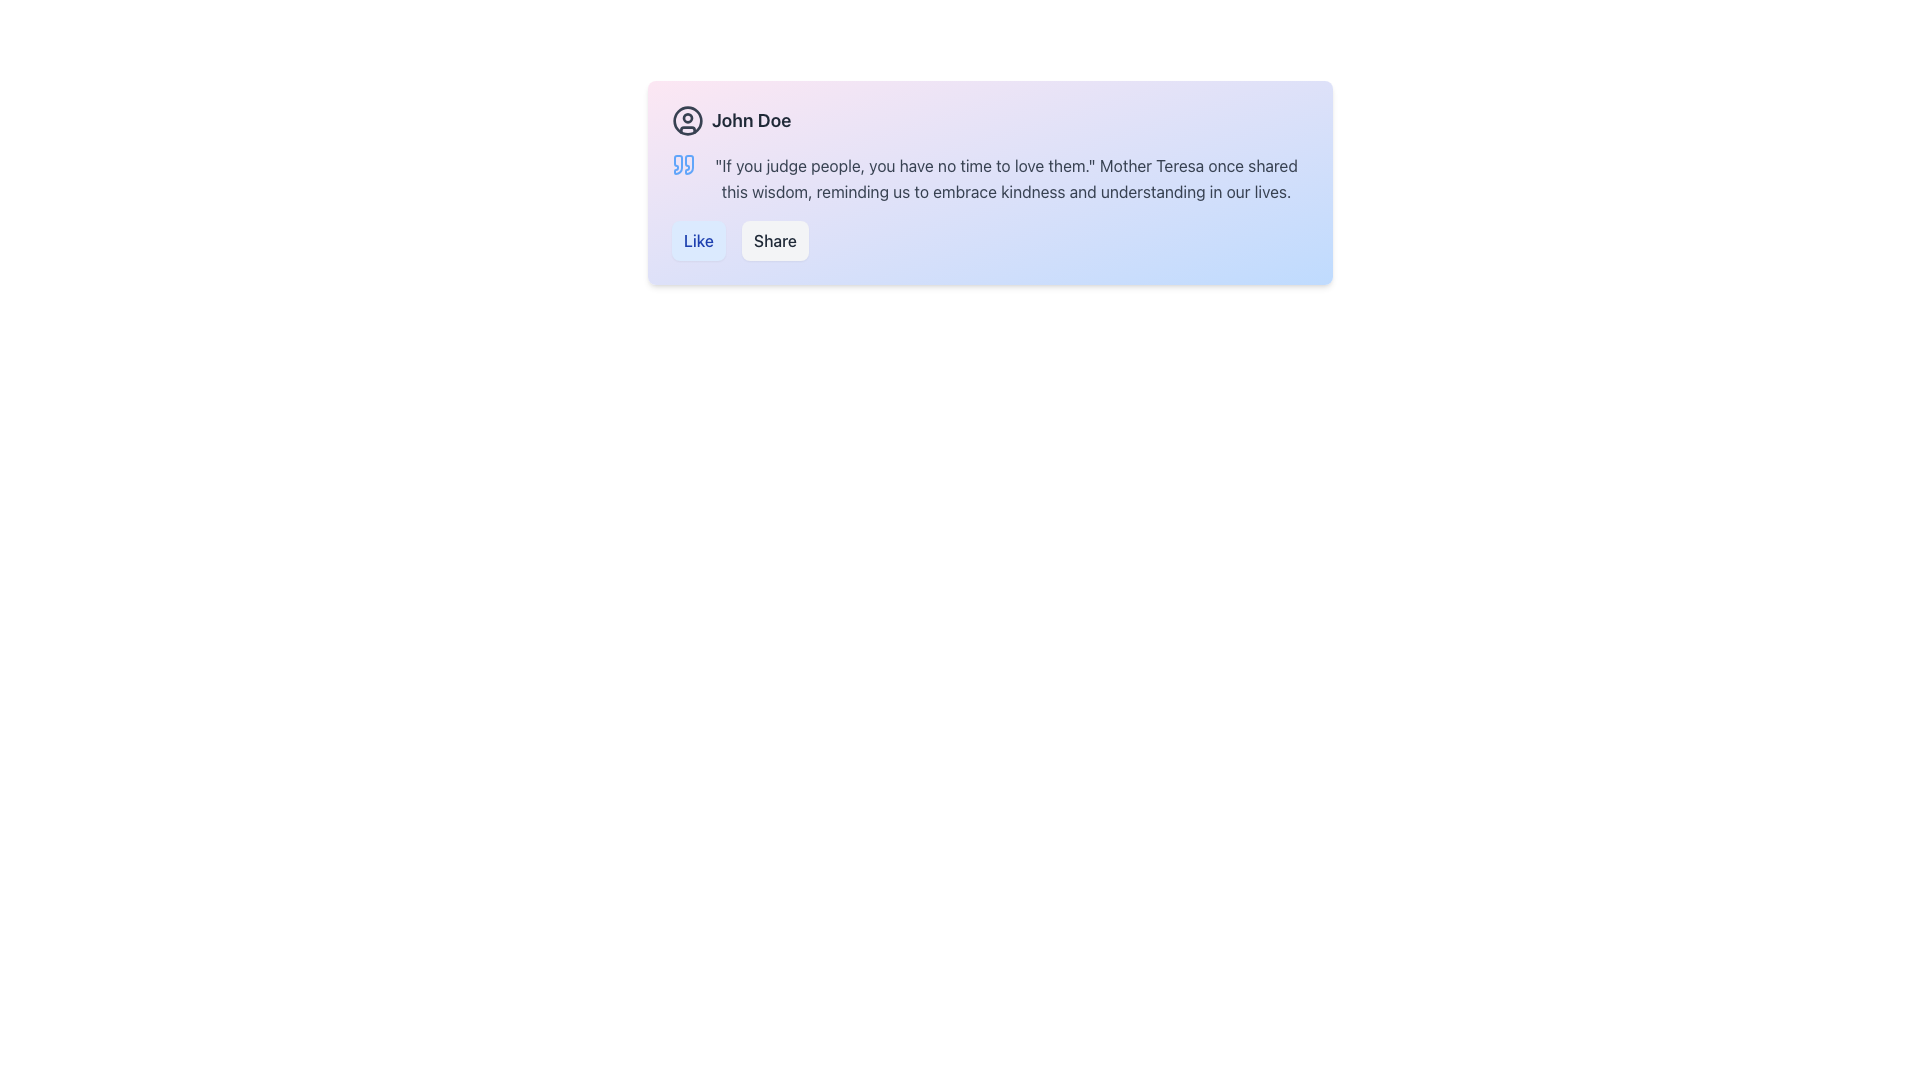 Image resolution: width=1920 pixels, height=1080 pixels. Describe the element at coordinates (699, 239) in the screenshot. I see `the 'Like' button with a light blue background to change its background color to a darker blue` at that location.